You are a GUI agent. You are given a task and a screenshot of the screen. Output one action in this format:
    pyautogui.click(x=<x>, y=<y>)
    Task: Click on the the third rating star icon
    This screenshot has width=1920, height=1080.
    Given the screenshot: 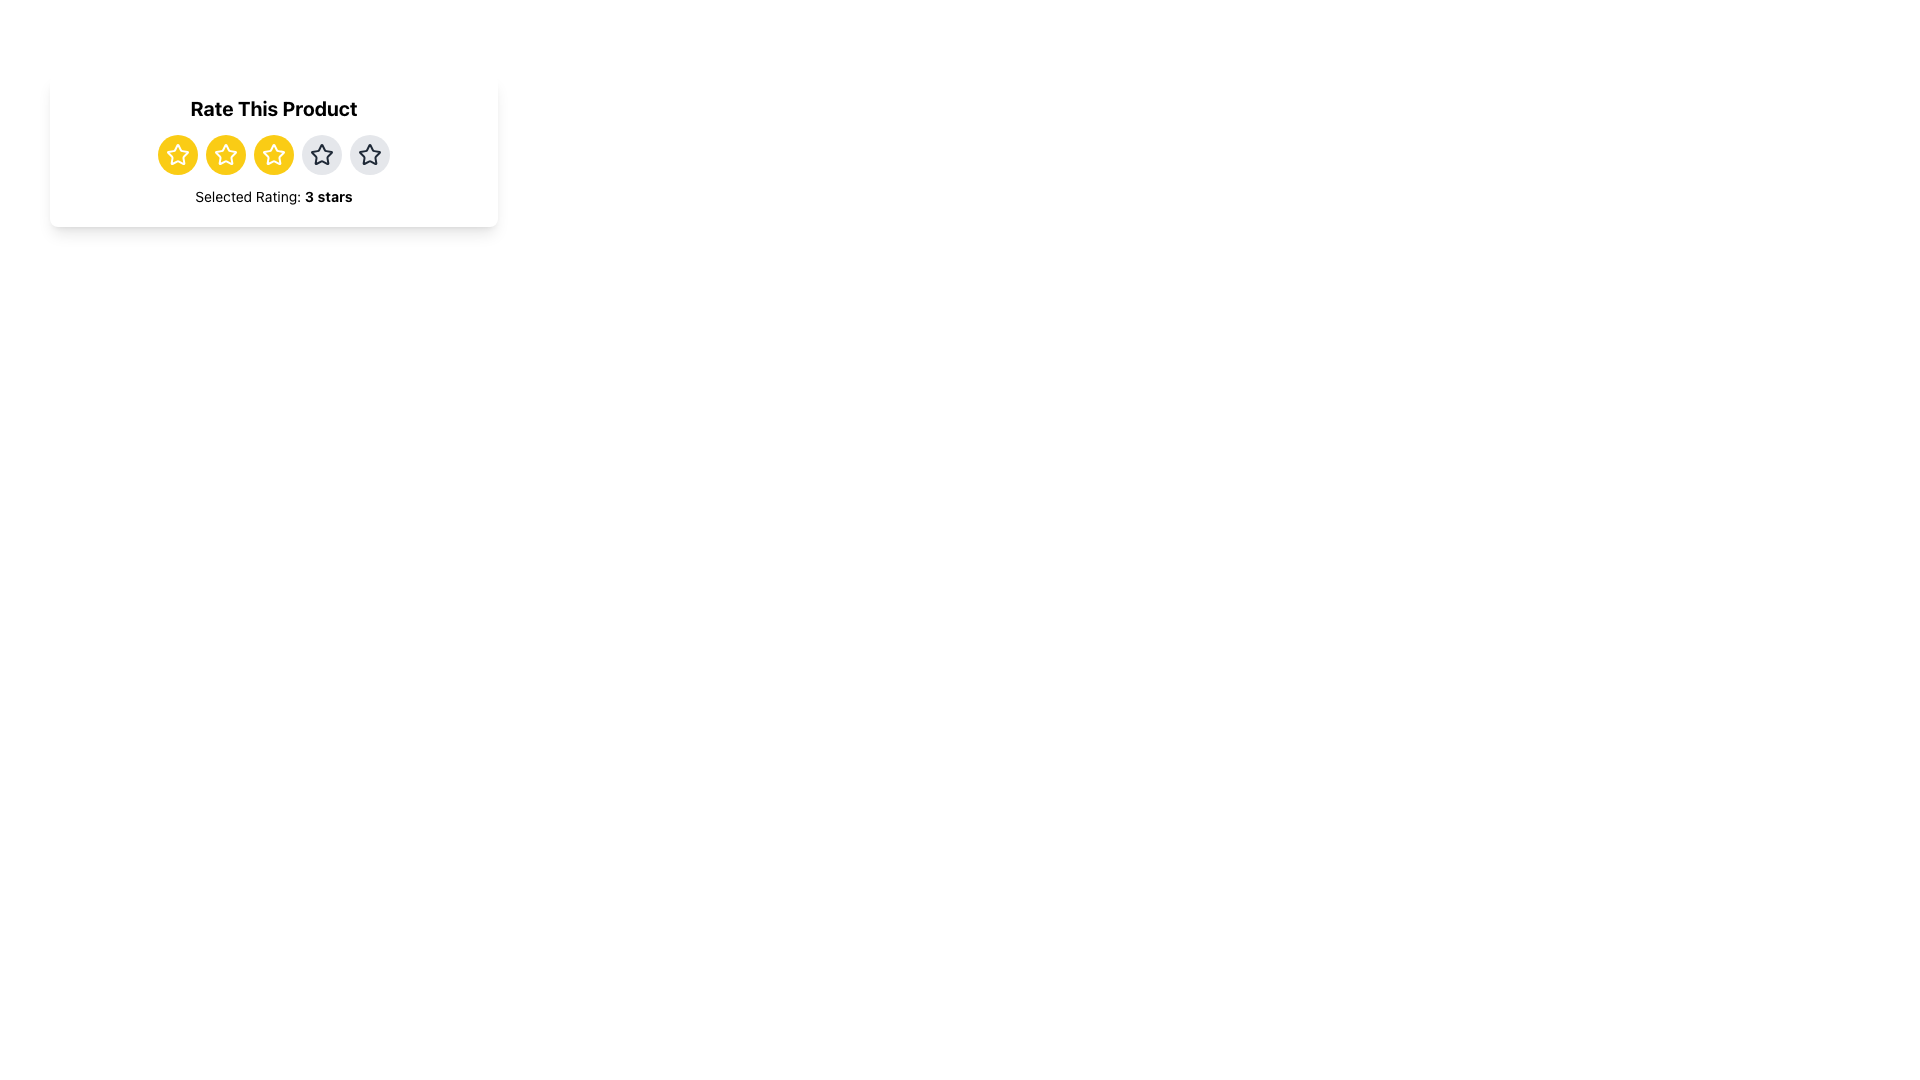 What is the action you would take?
    pyautogui.click(x=272, y=153)
    